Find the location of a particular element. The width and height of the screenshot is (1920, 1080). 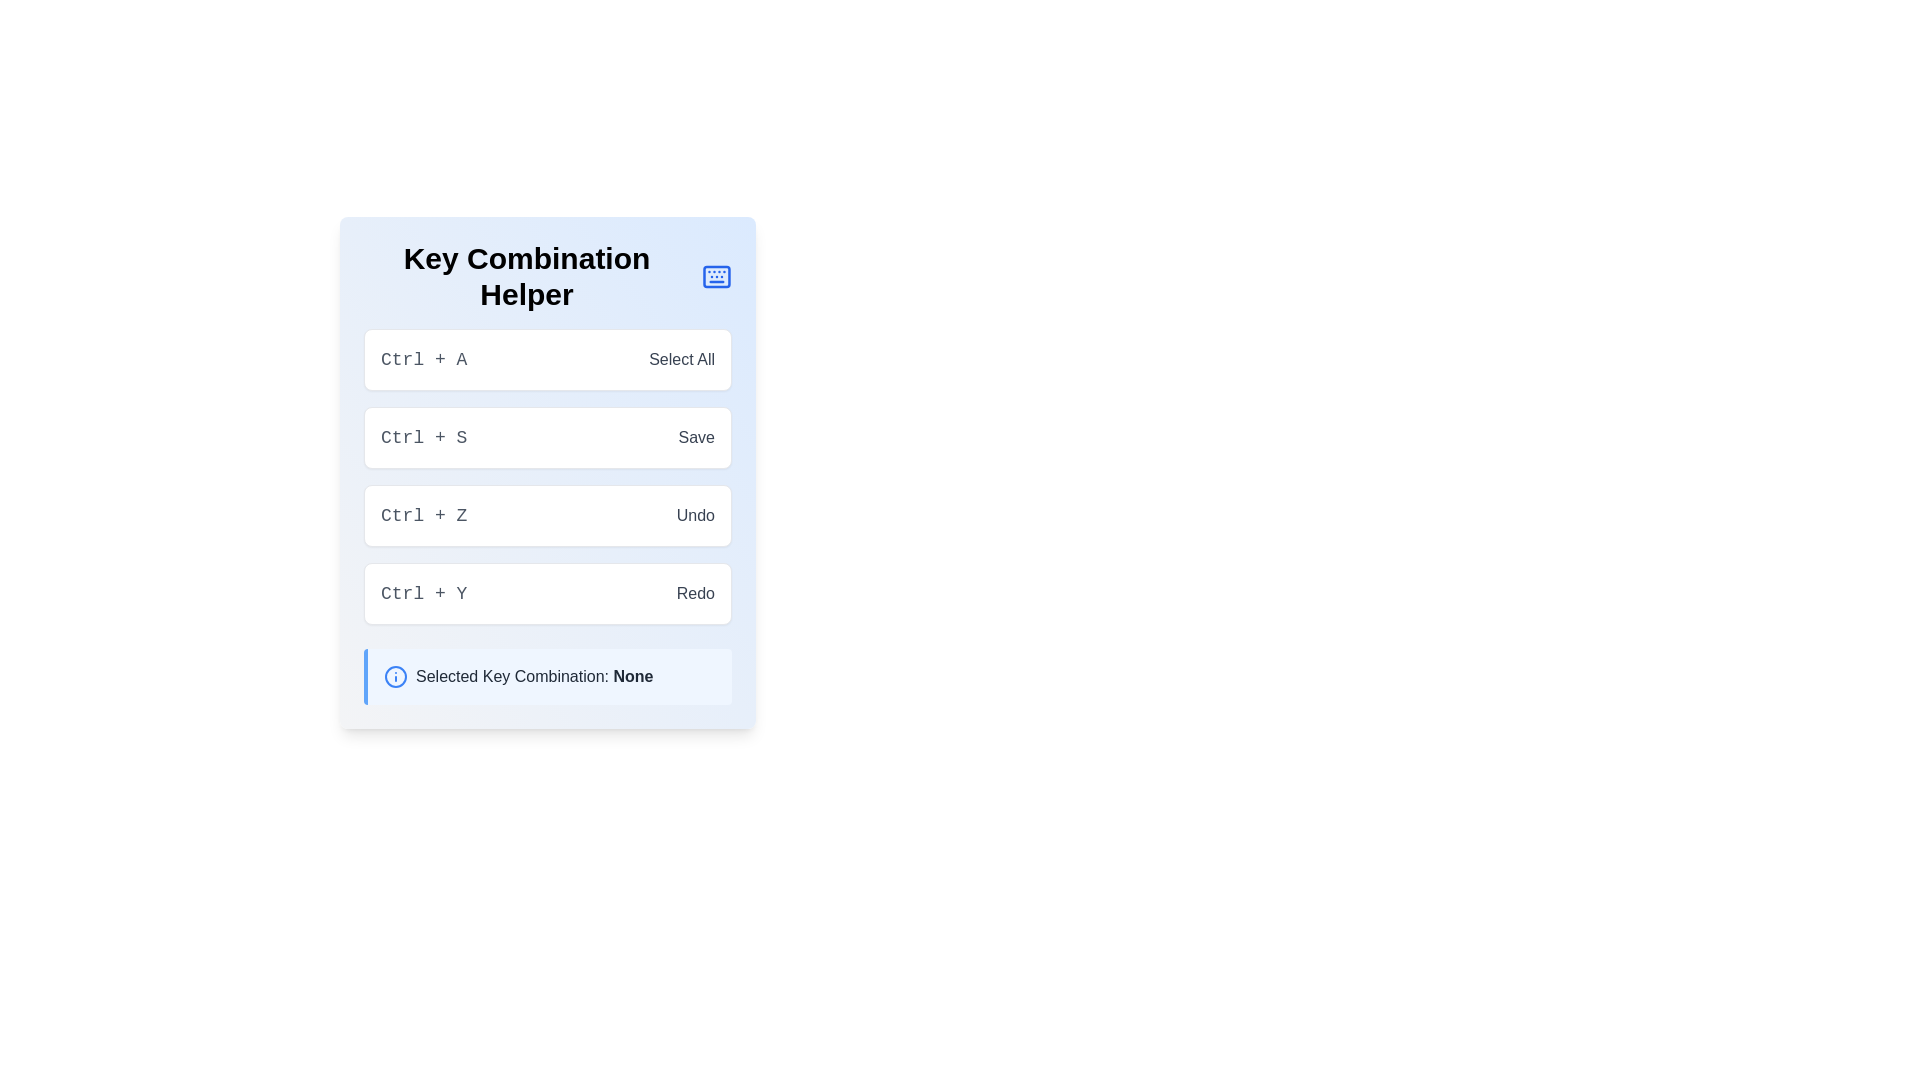

the blue keyboard icon located at the top-right corner of the 'Key Combination Helper' section is located at coordinates (716, 277).